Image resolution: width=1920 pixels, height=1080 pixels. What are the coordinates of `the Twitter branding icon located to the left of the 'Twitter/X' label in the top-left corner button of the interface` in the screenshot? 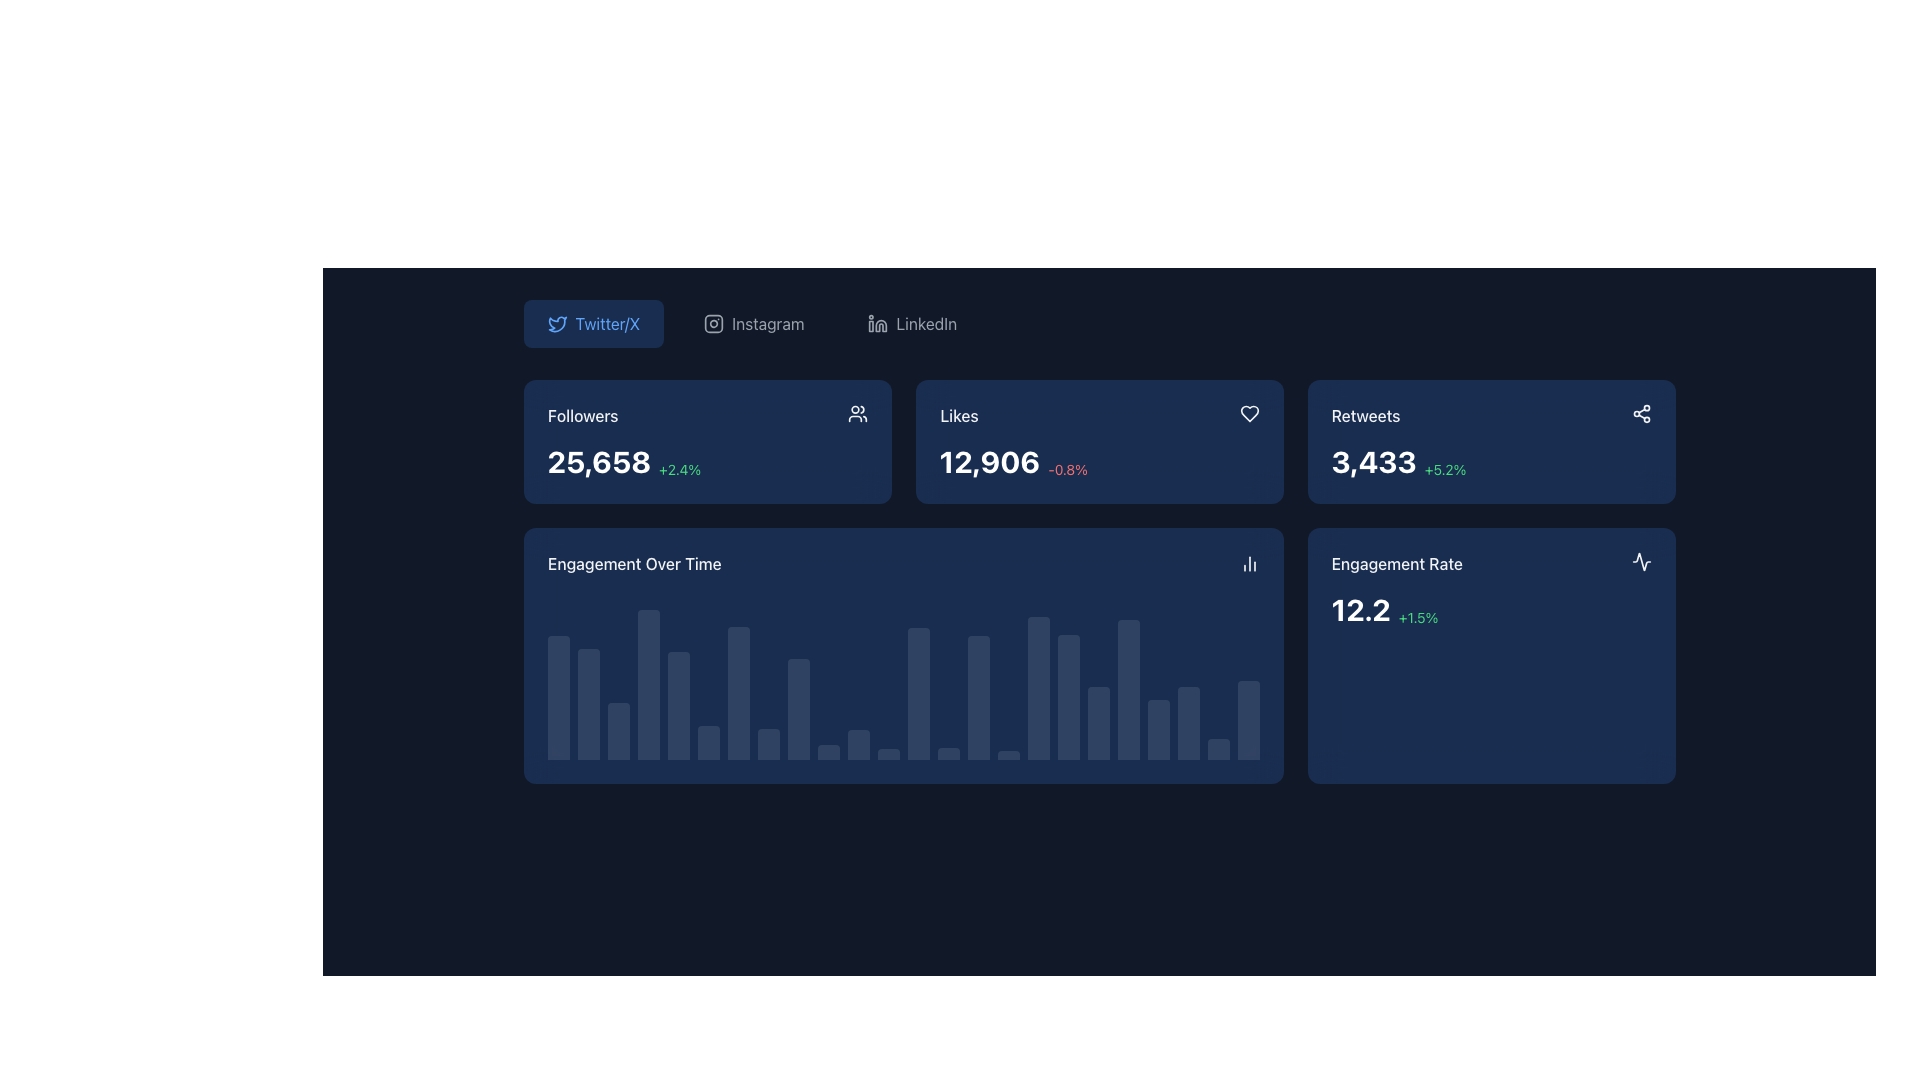 It's located at (557, 323).